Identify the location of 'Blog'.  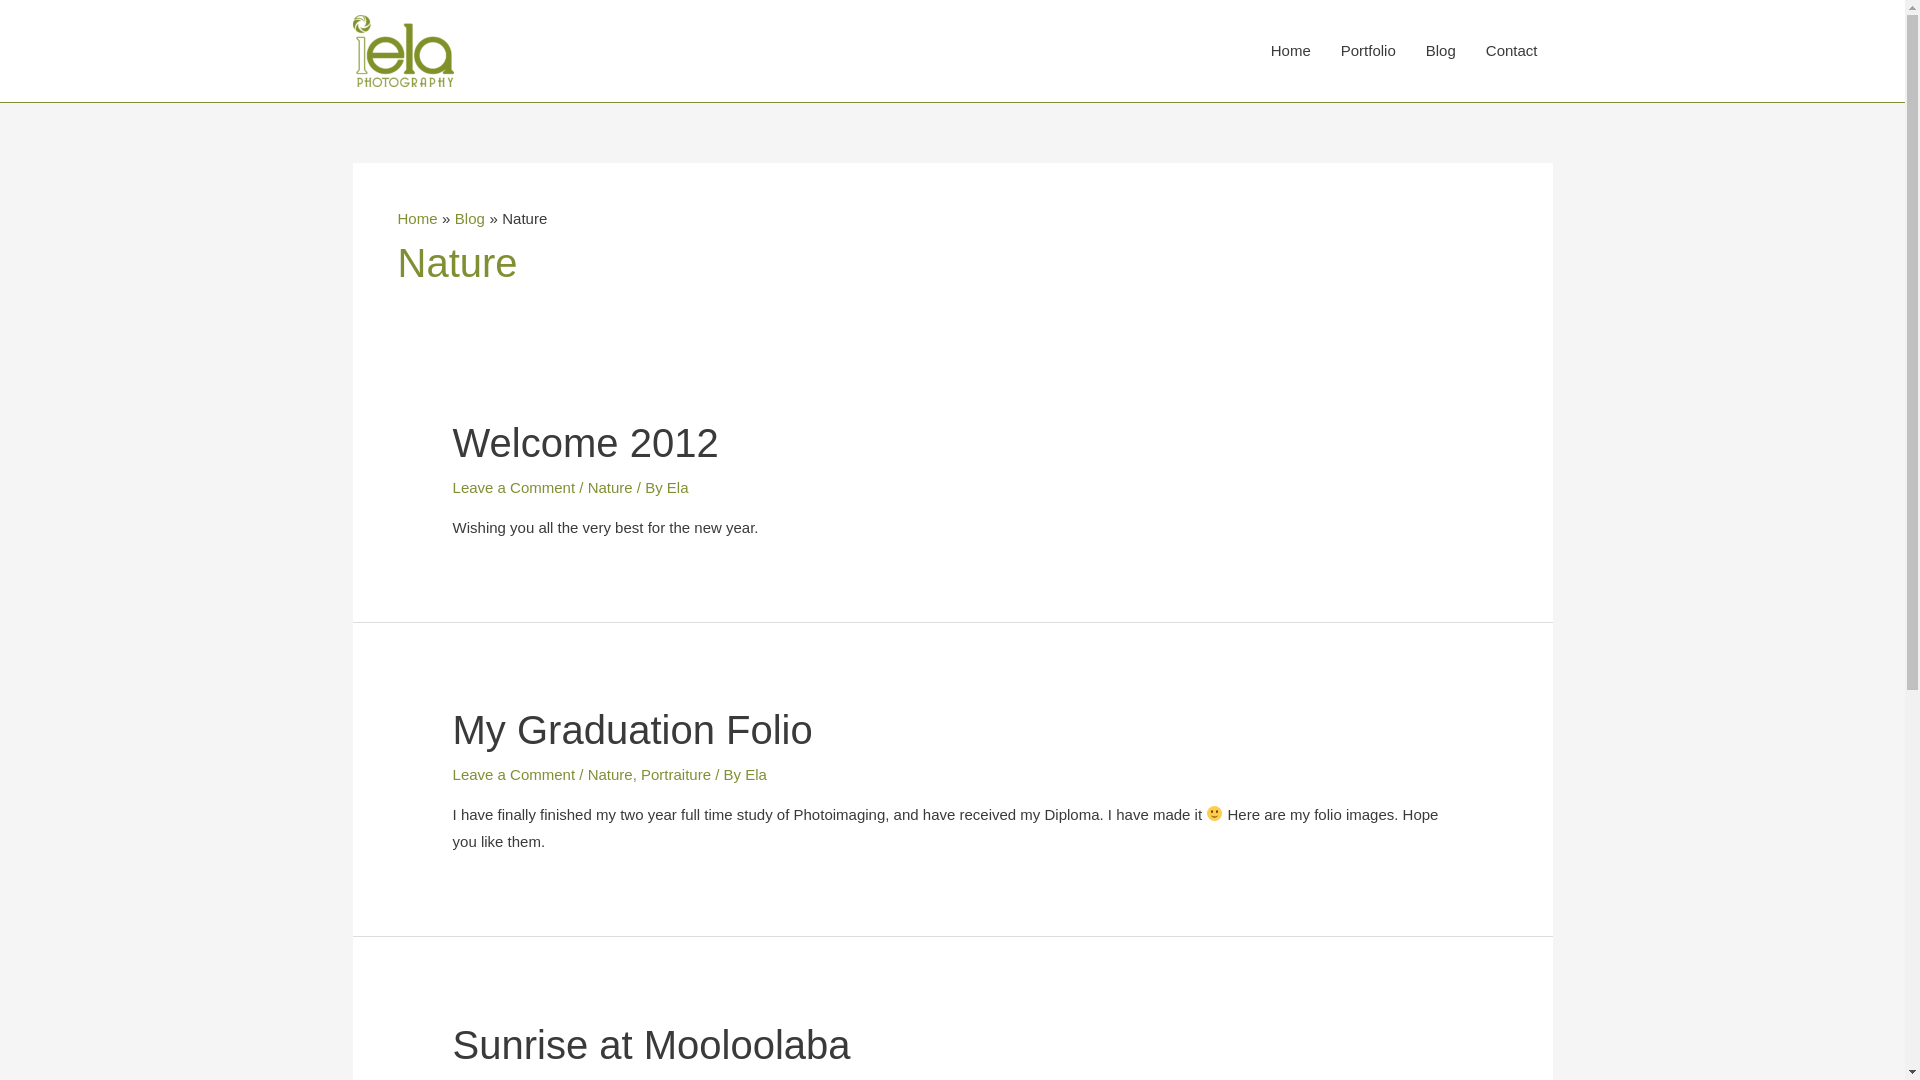
(469, 218).